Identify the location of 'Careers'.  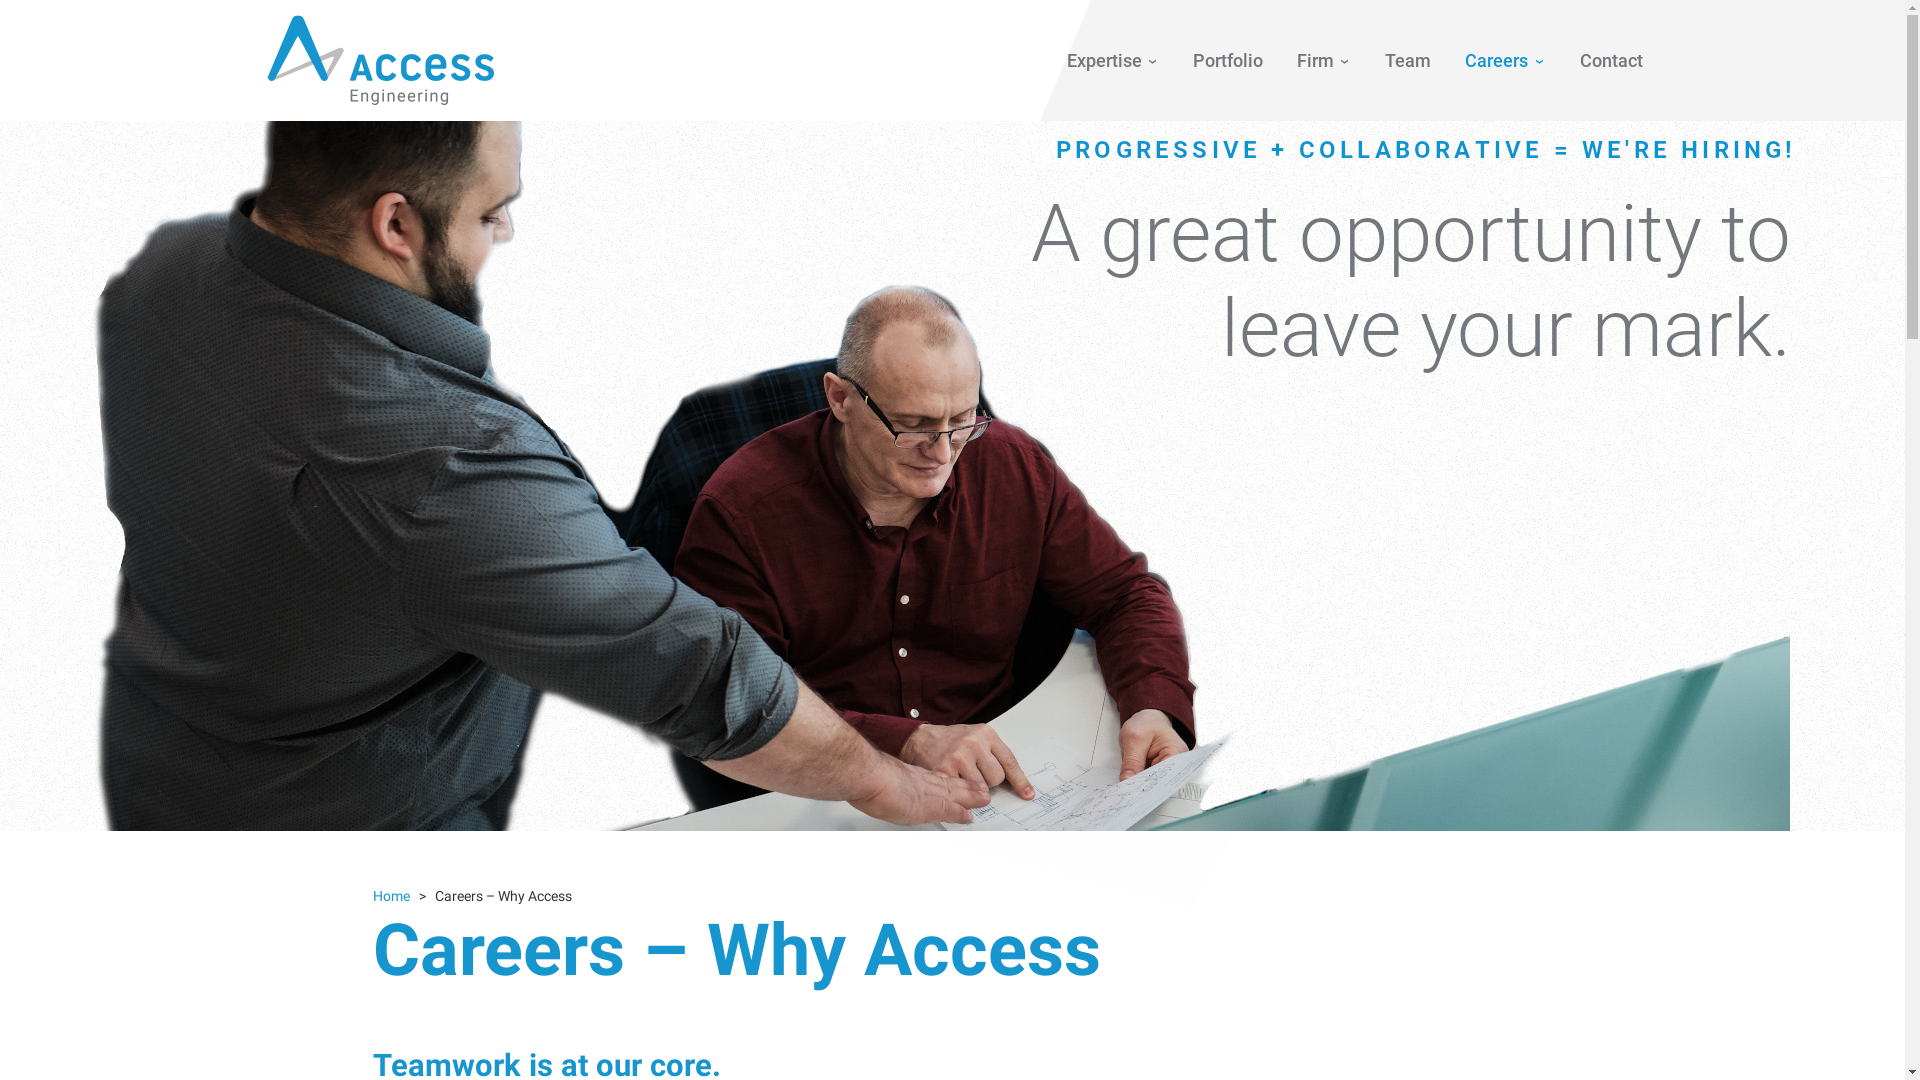
(1505, 59).